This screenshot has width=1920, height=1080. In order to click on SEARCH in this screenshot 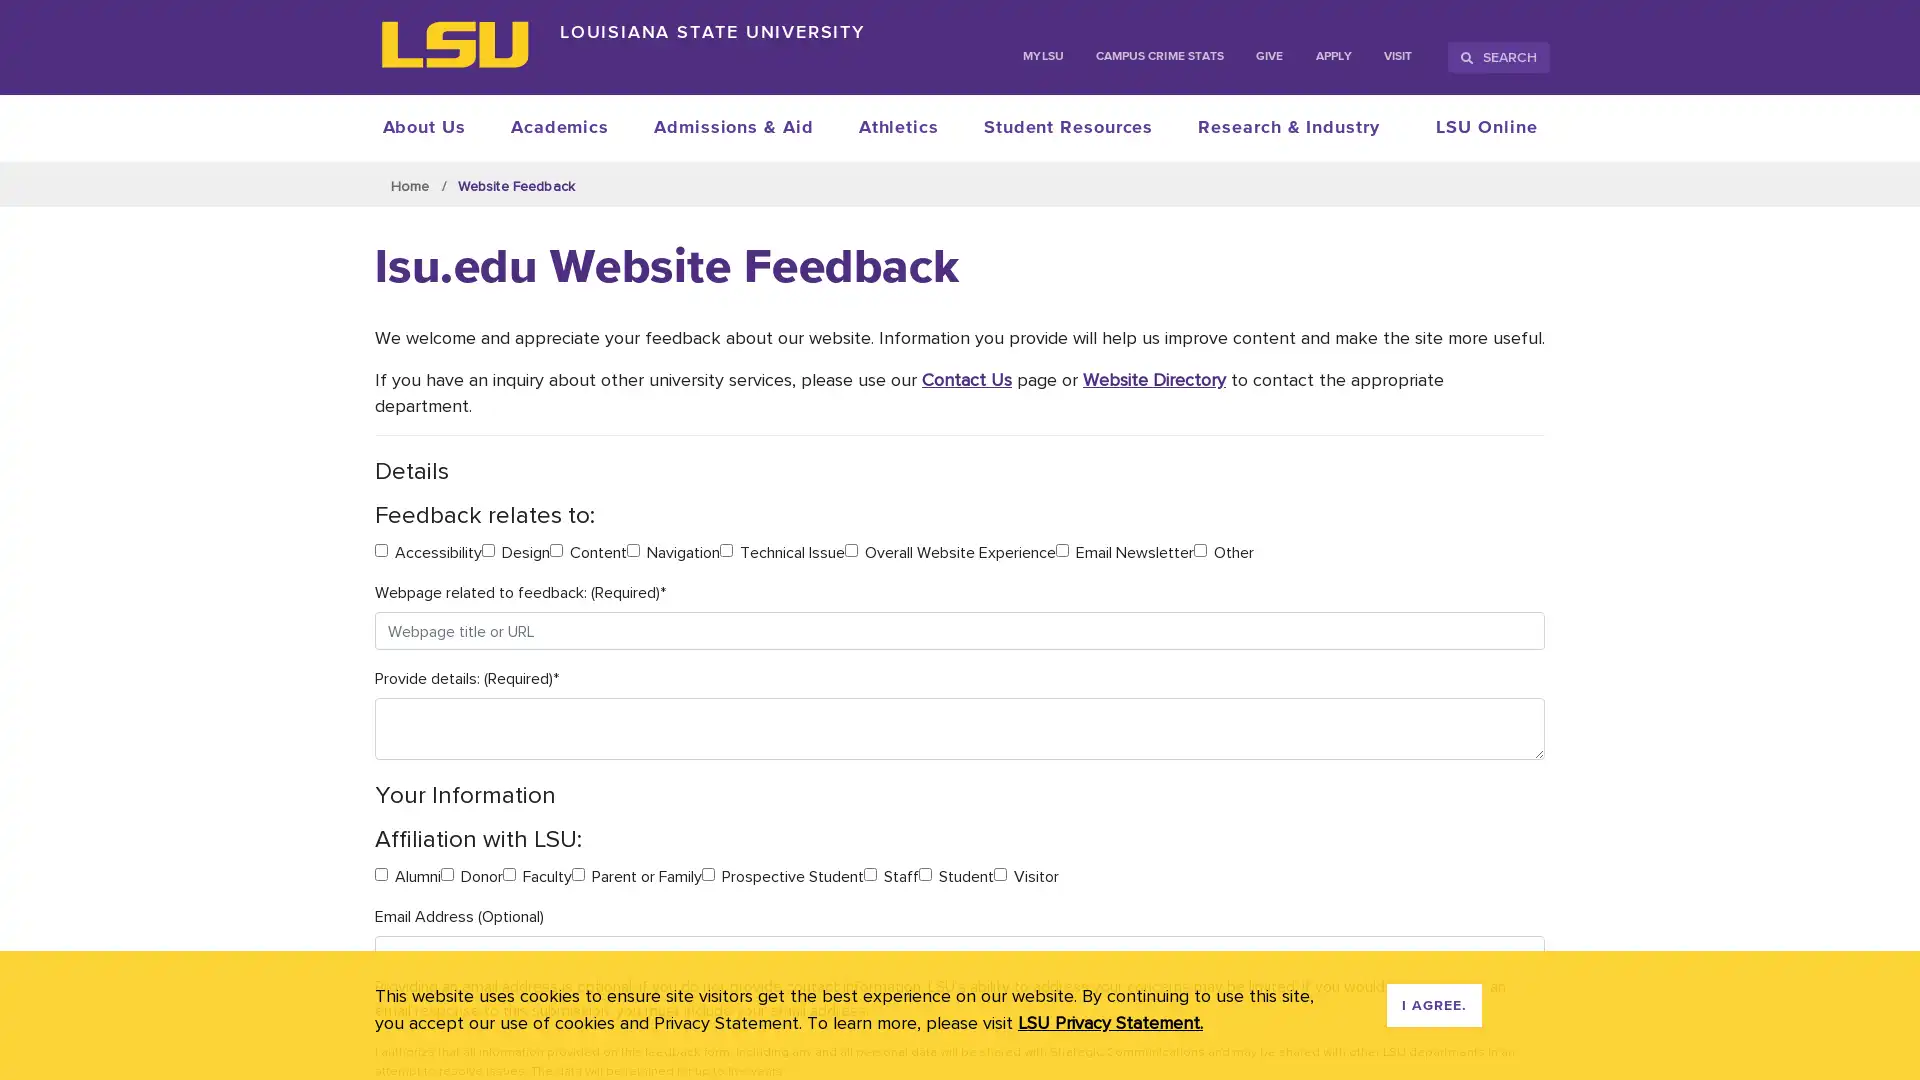, I will do `click(1498, 56)`.